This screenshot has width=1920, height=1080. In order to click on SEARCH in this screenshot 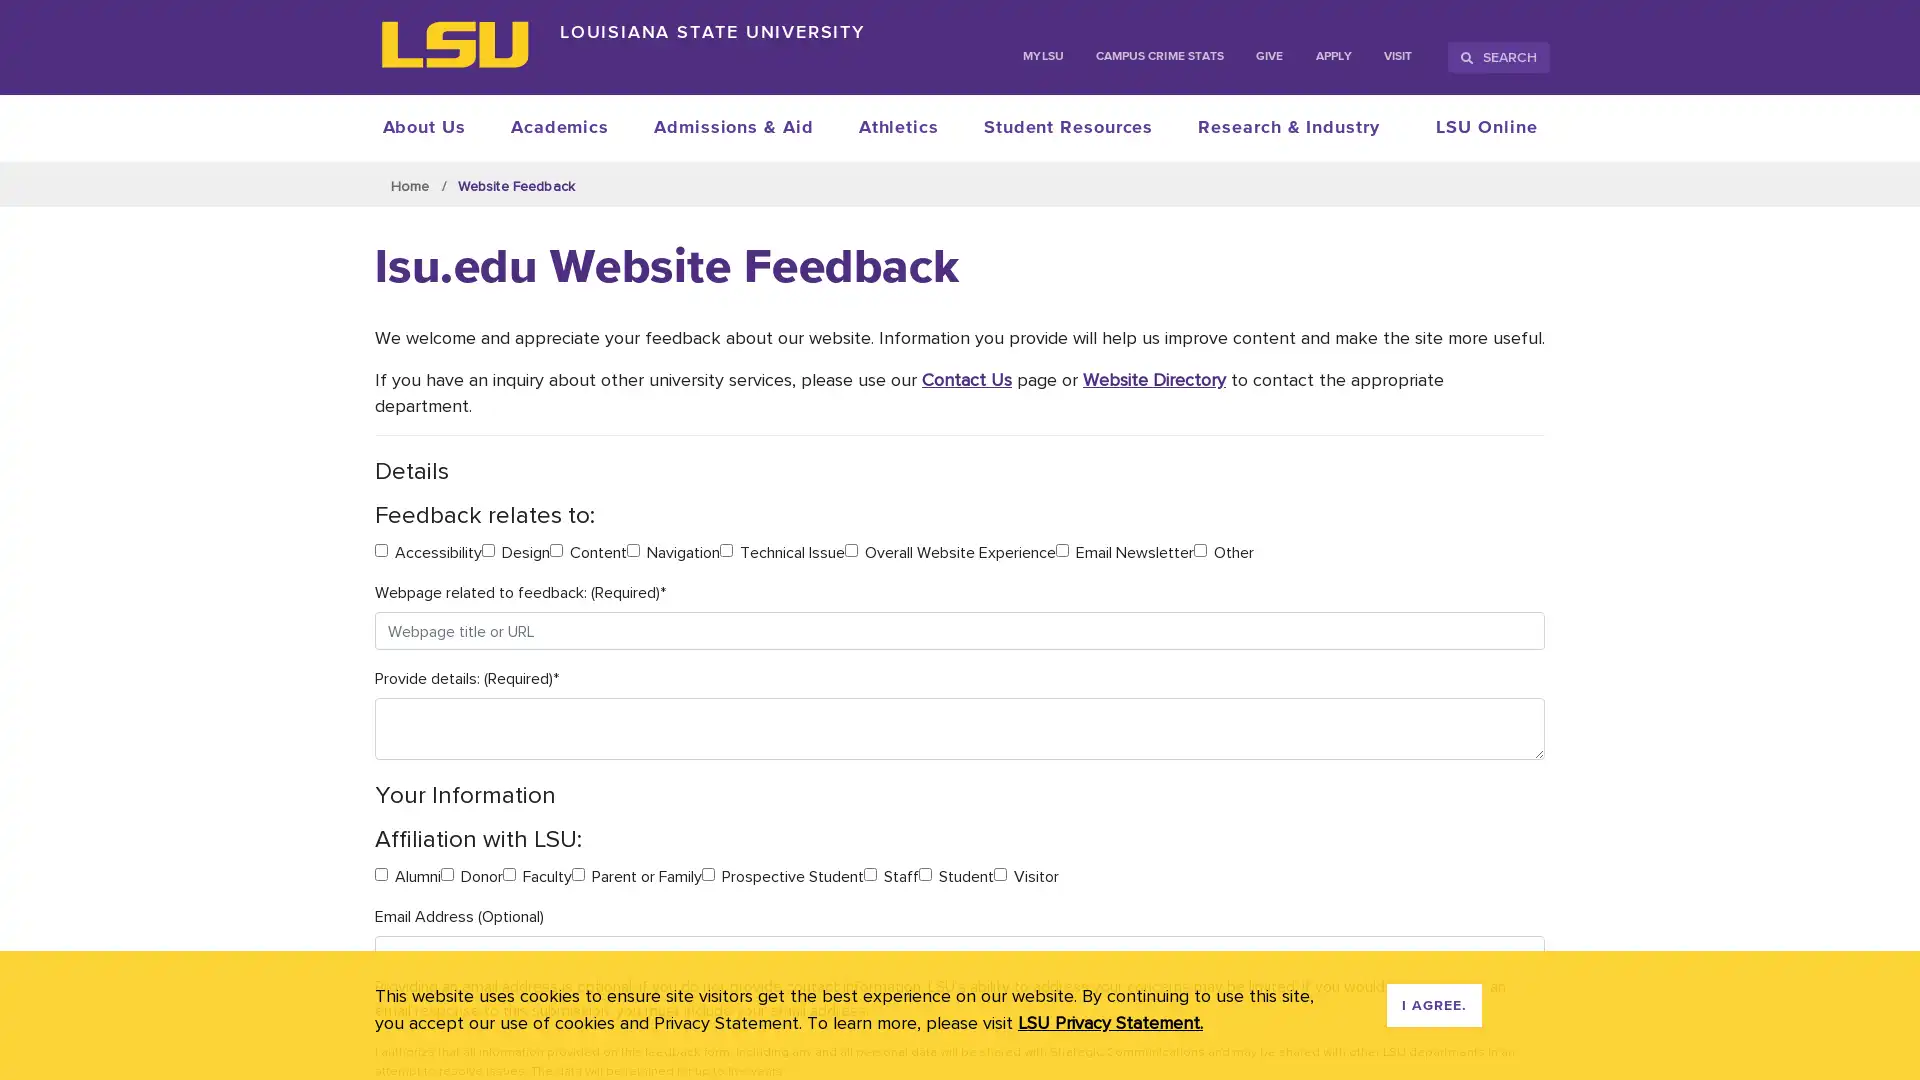, I will do `click(1498, 56)`.